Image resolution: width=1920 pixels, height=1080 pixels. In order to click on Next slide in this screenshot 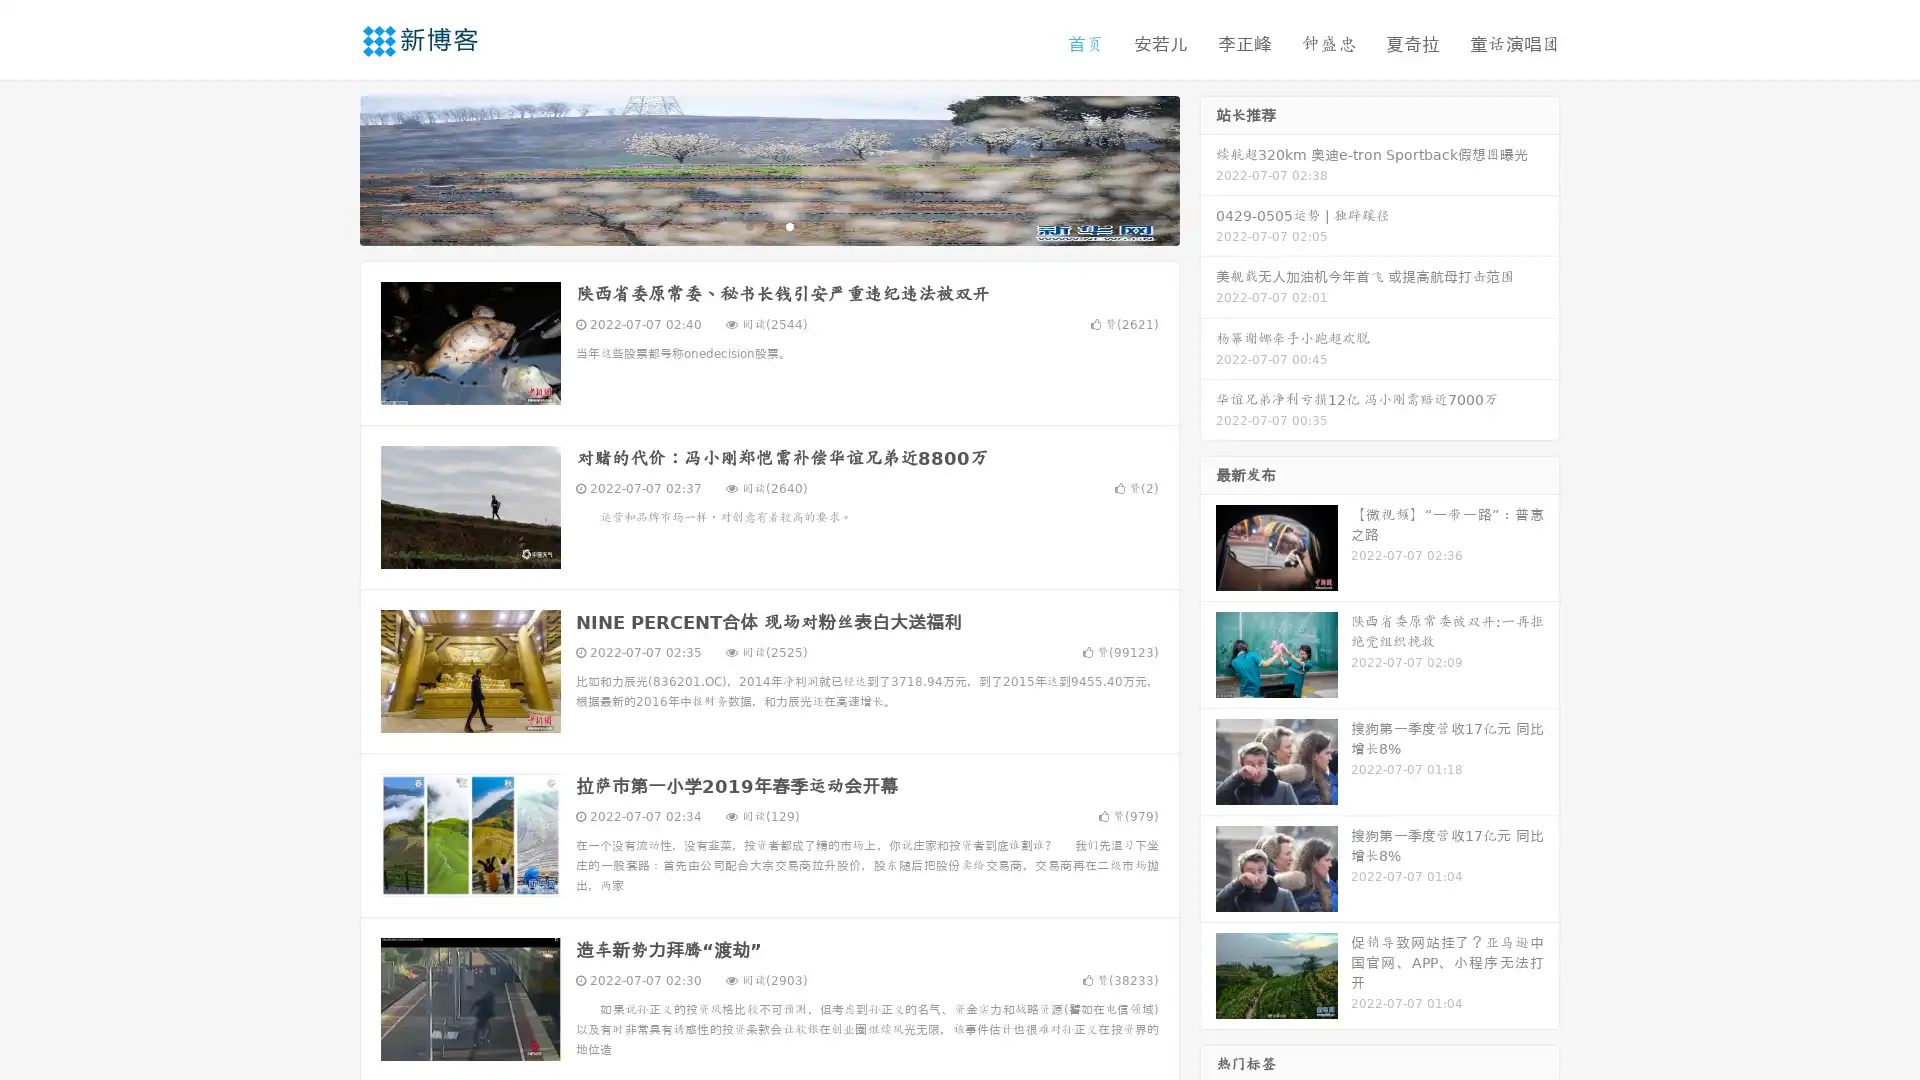, I will do `click(1208, 168)`.